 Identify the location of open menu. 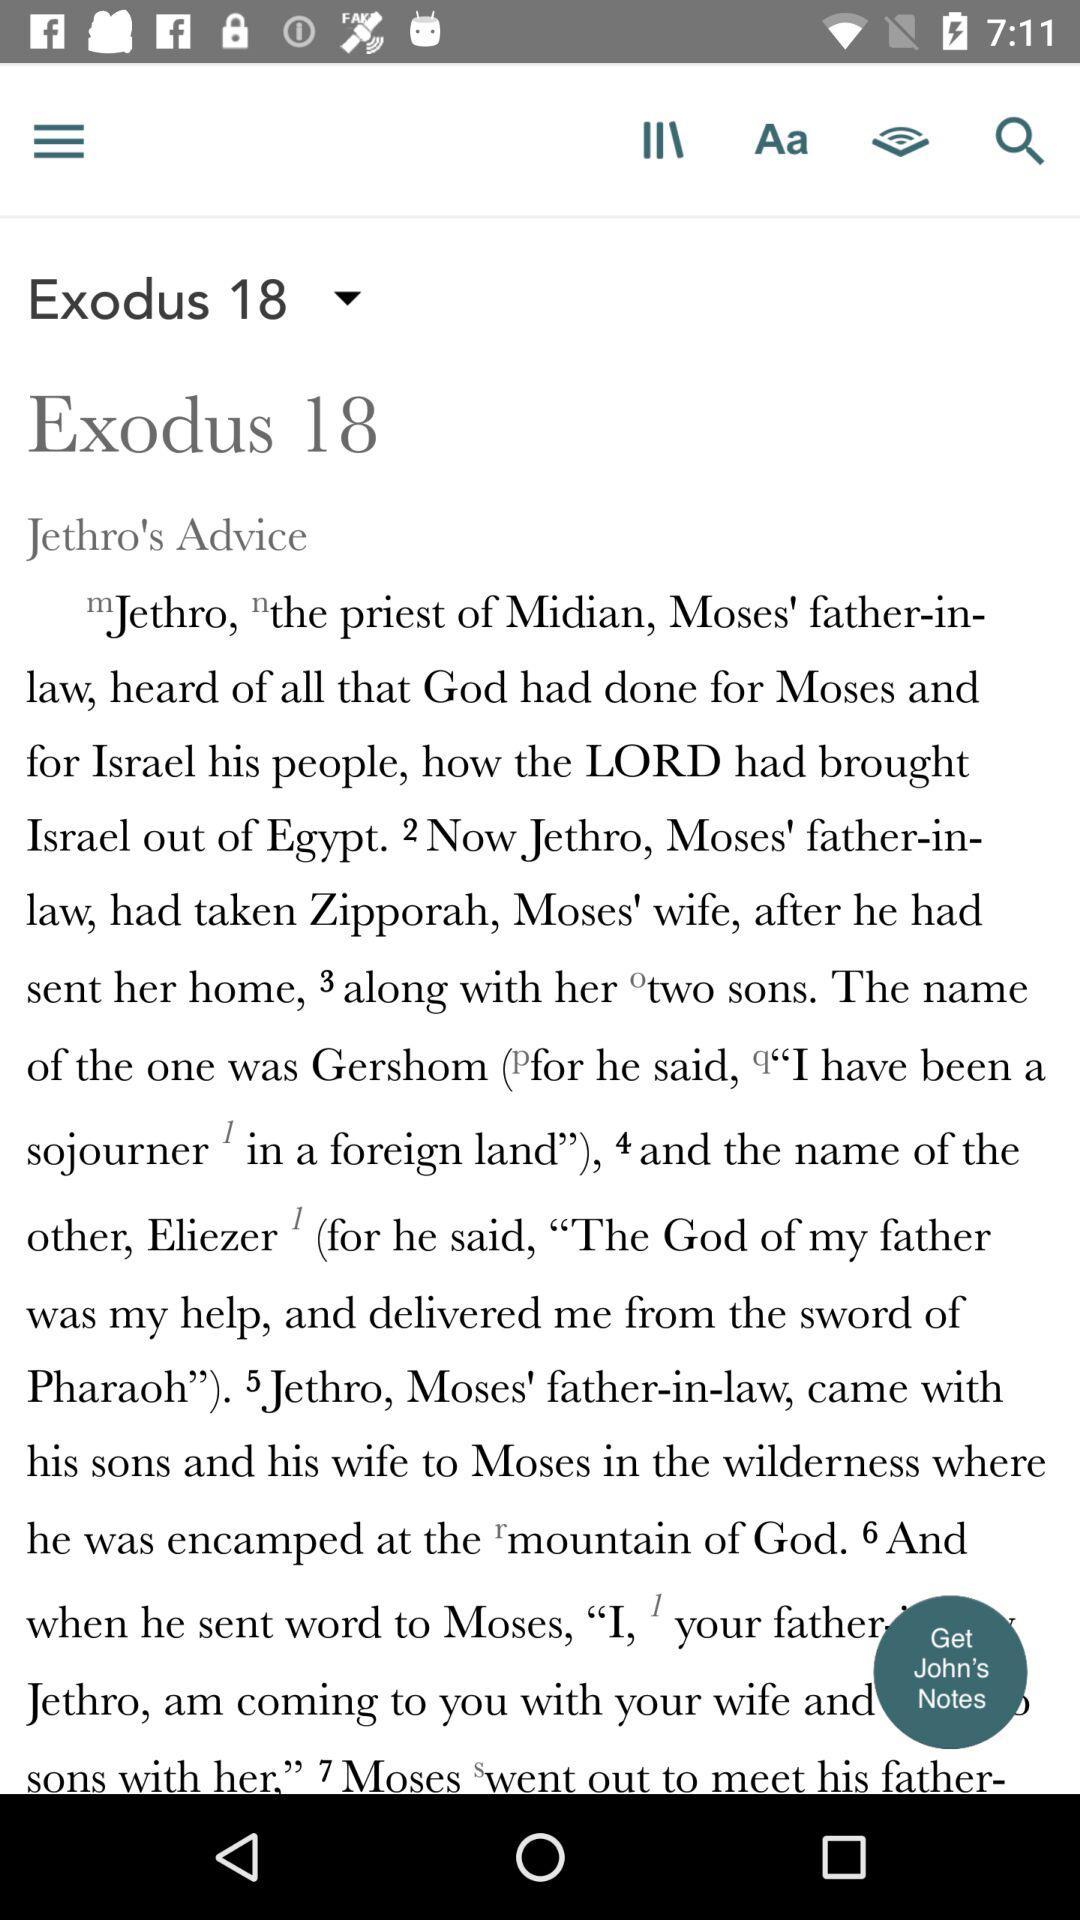
(58, 139).